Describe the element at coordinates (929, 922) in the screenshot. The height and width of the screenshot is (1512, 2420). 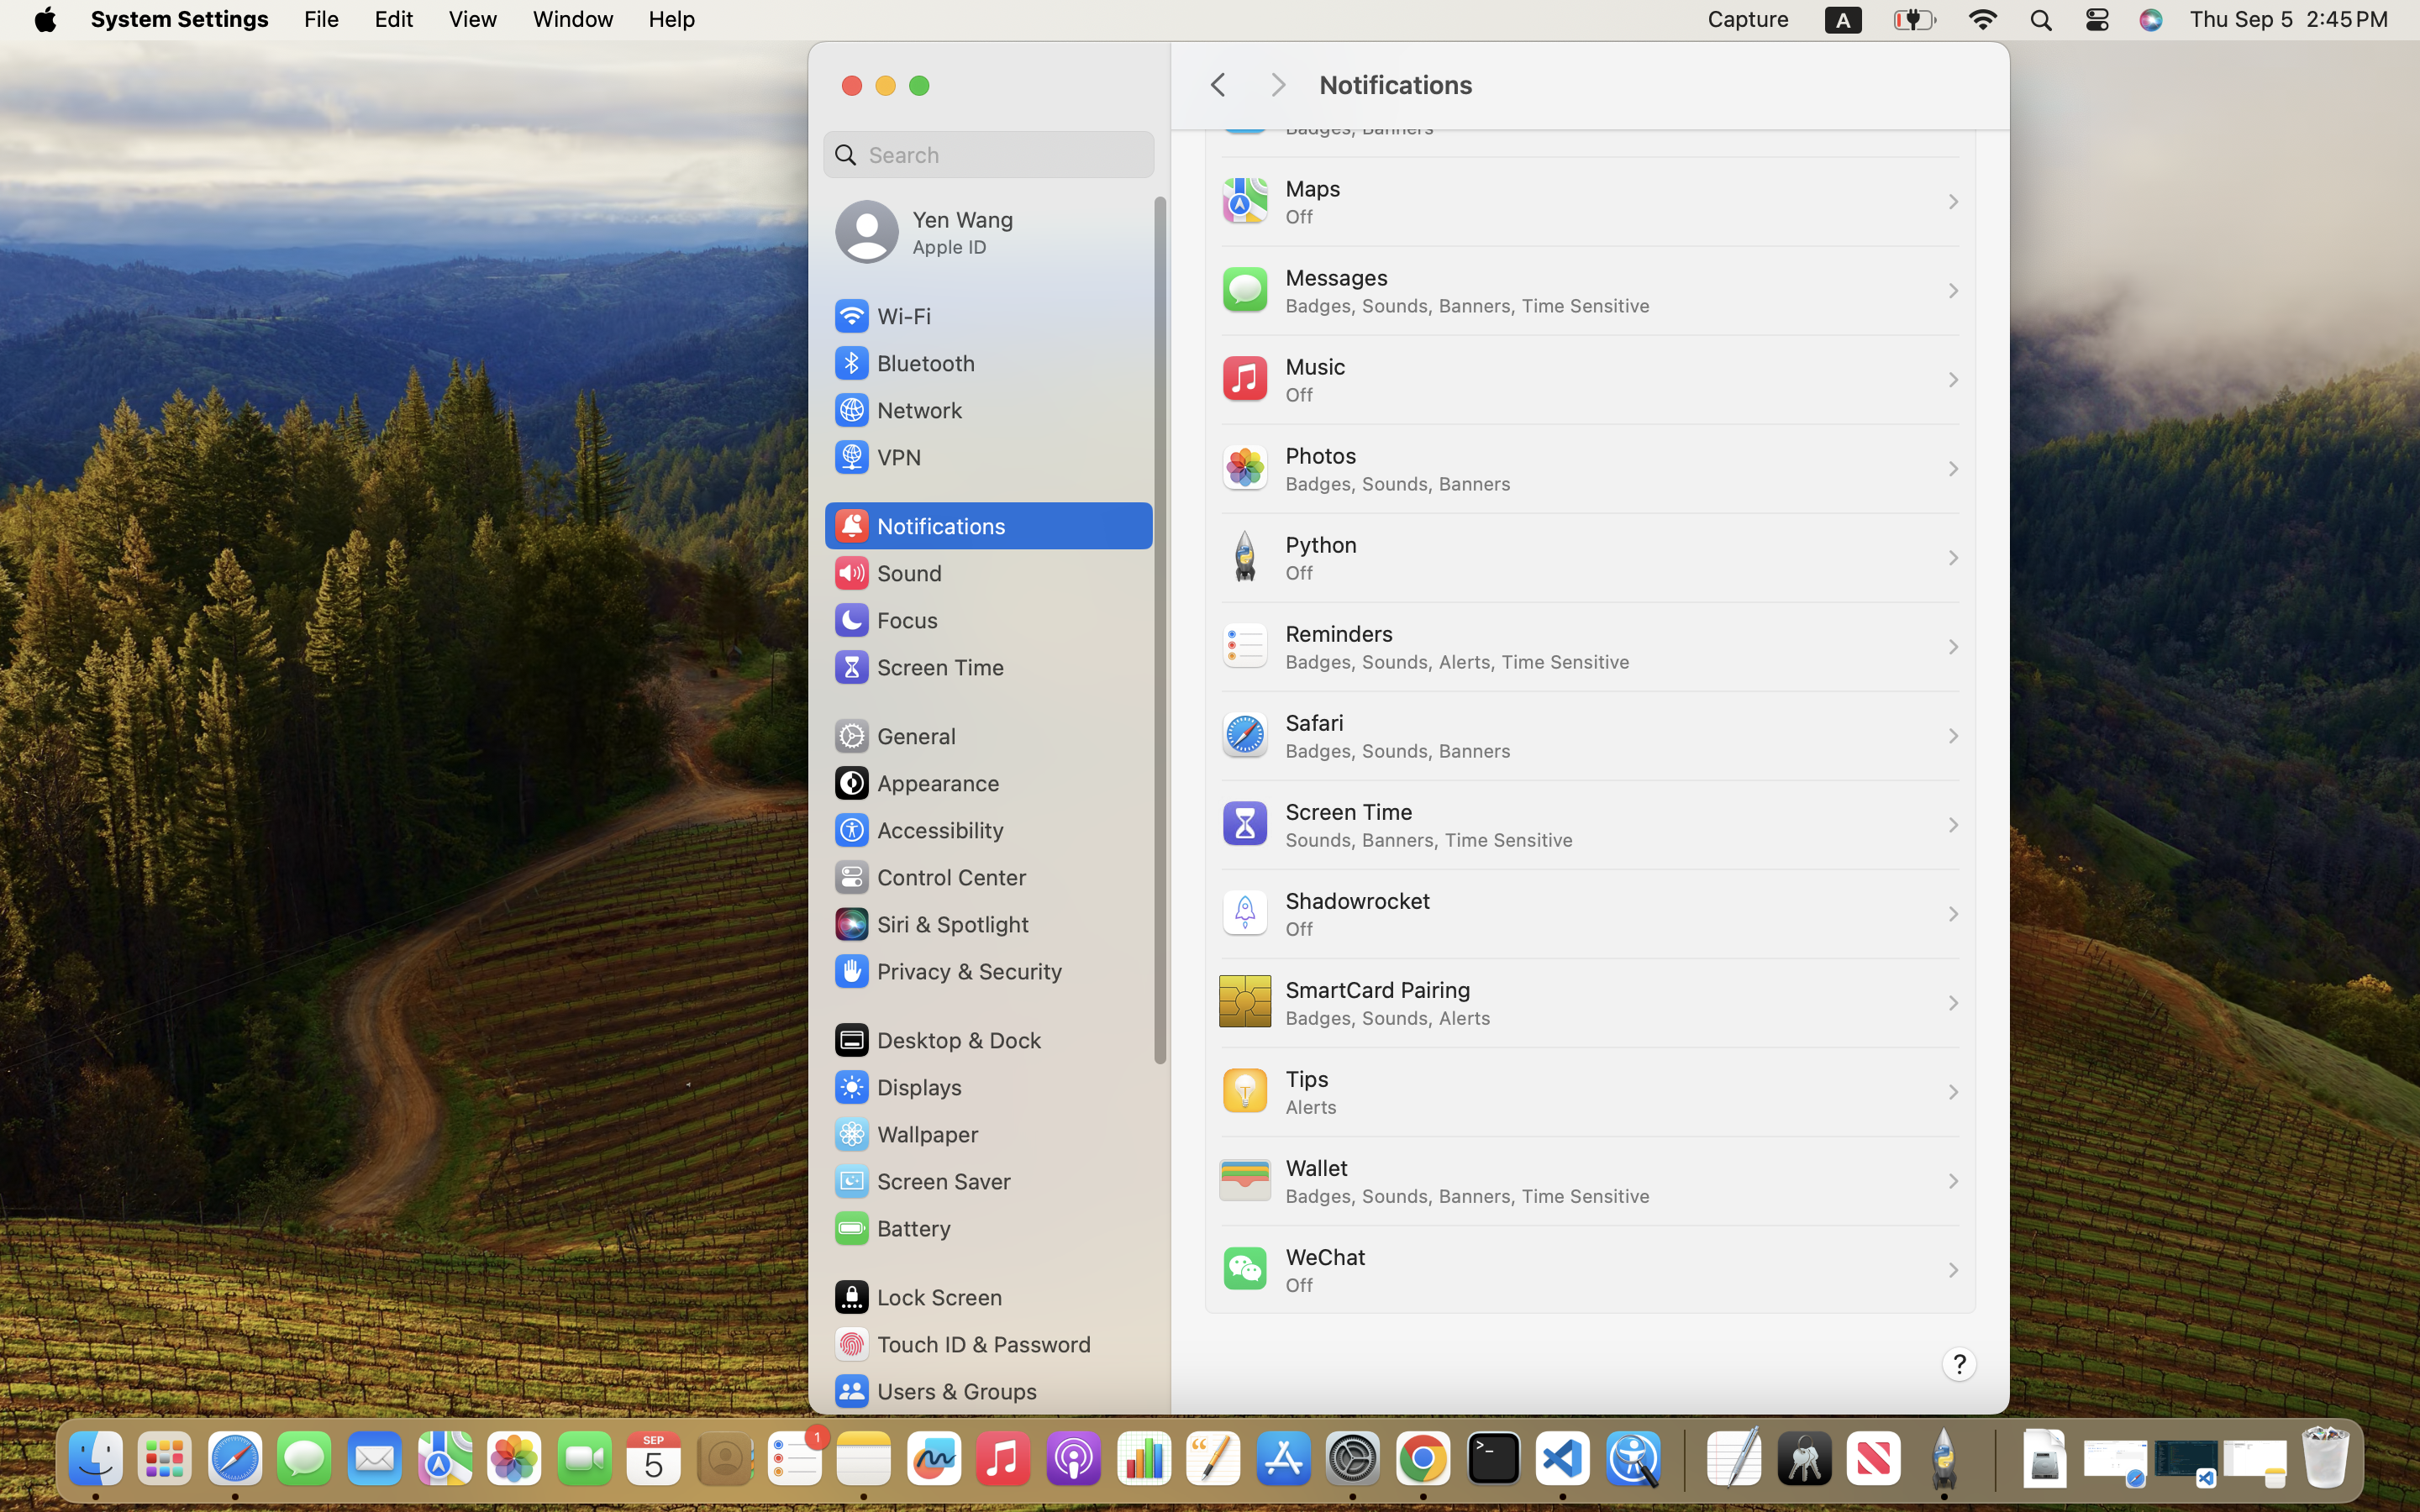
I see `'Siri & Spotlight'` at that location.